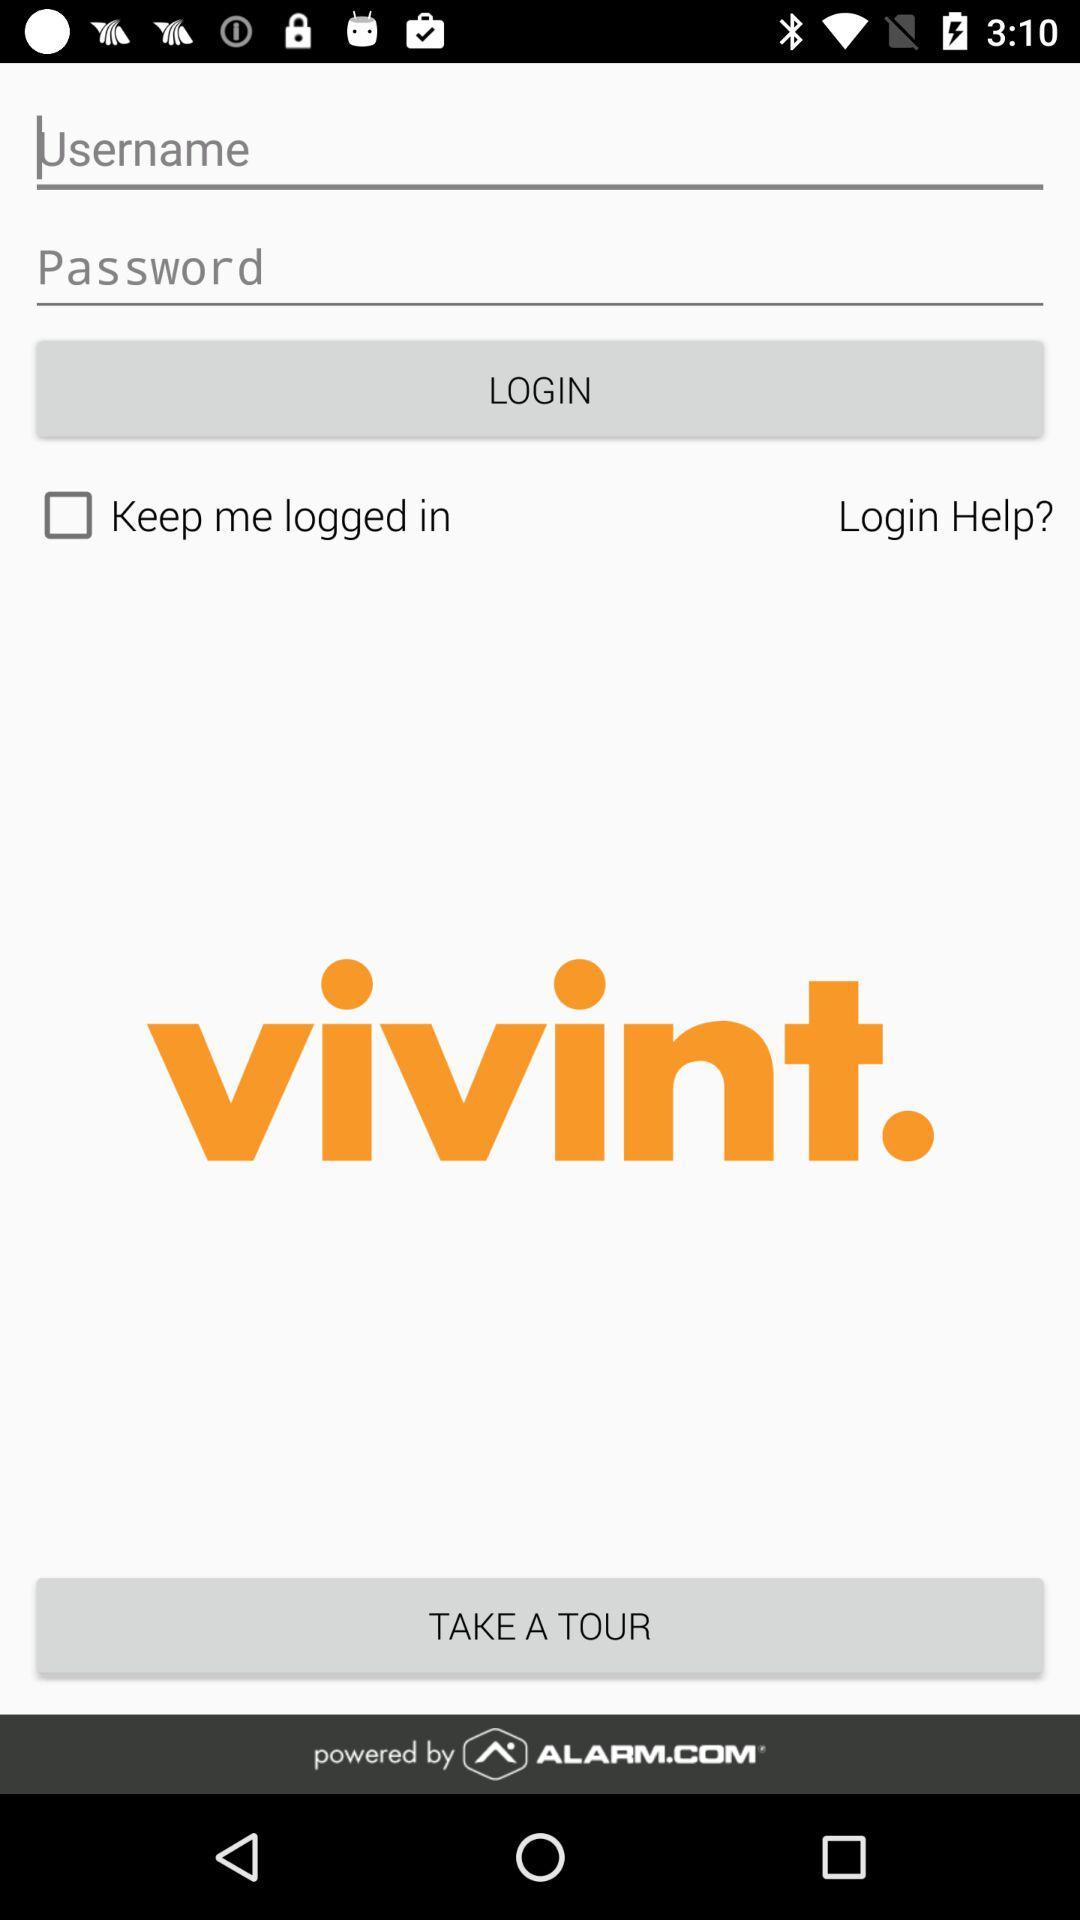  What do you see at coordinates (540, 1625) in the screenshot?
I see `take a tour` at bounding box center [540, 1625].